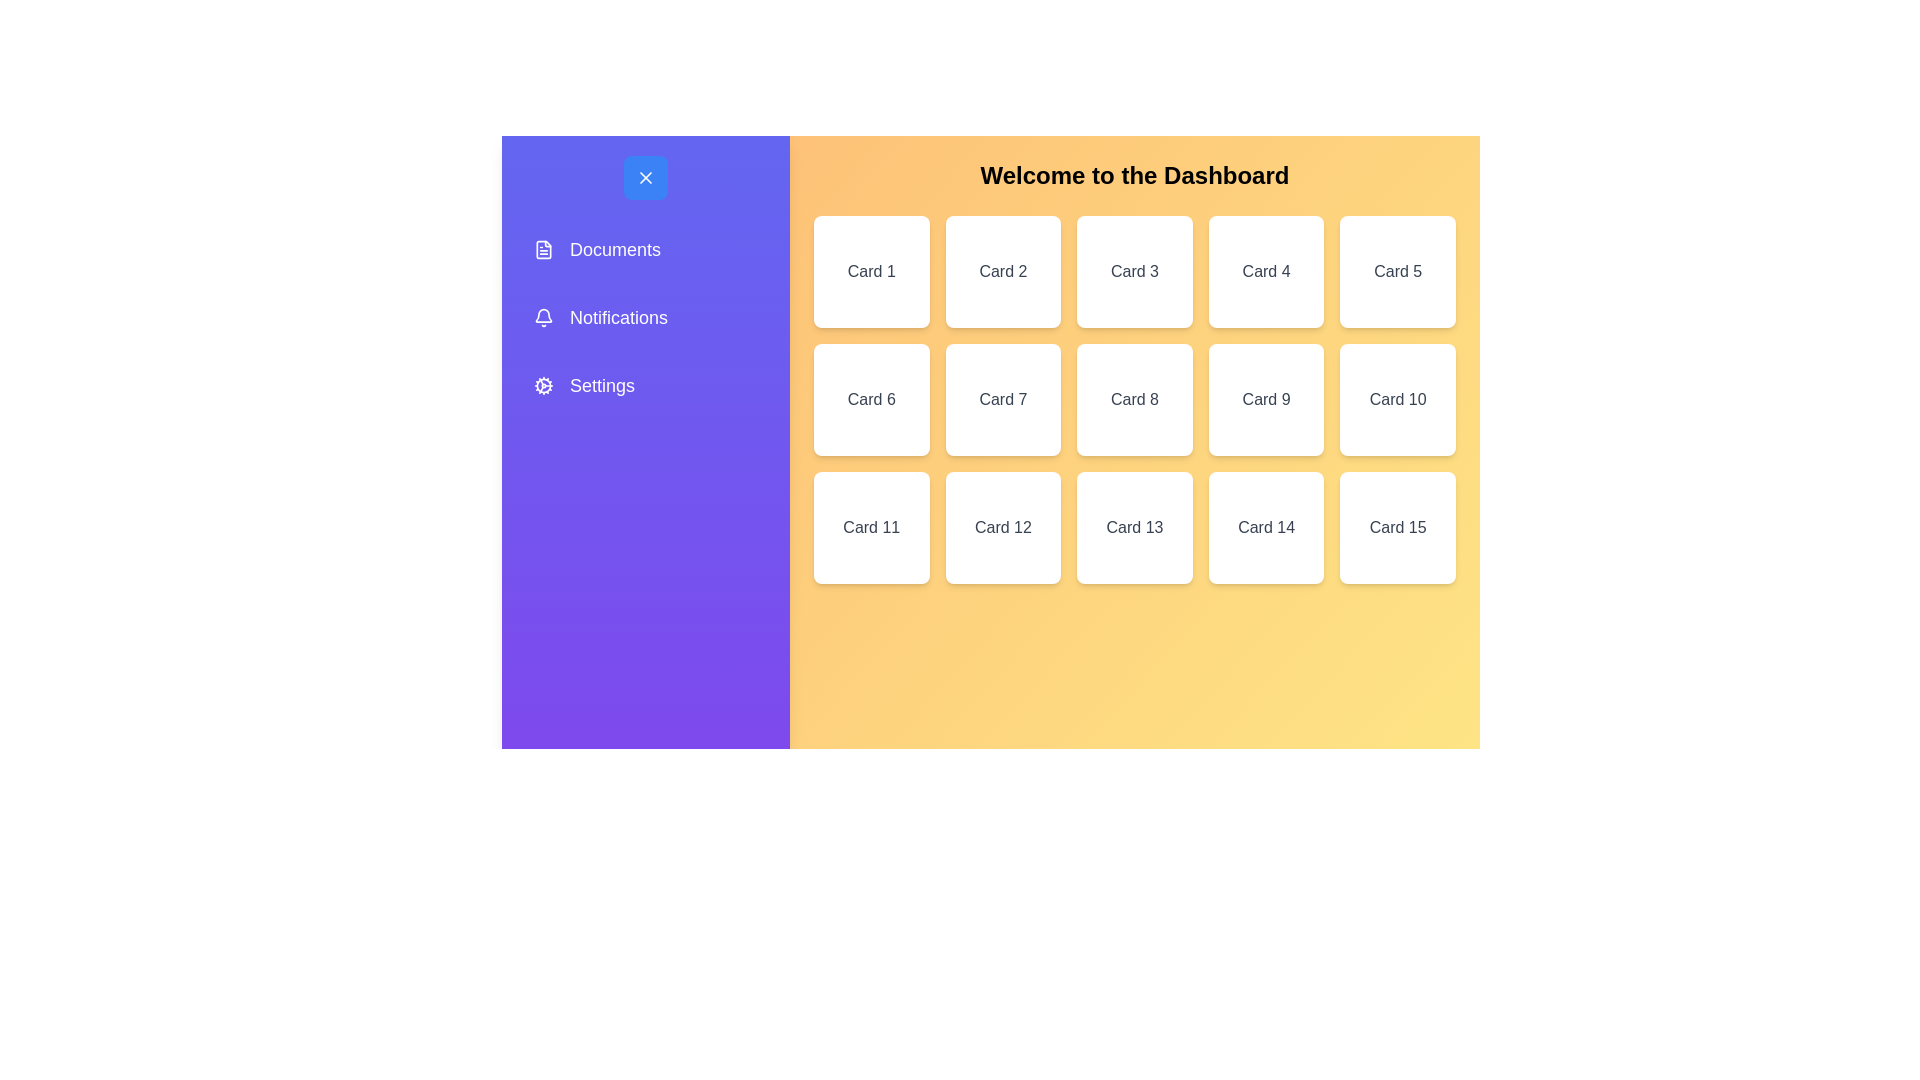 This screenshot has width=1920, height=1080. Describe the element at coordinates (646, 385) in the screenshot. I see `the menu option Settings from the sidebar` at that location.